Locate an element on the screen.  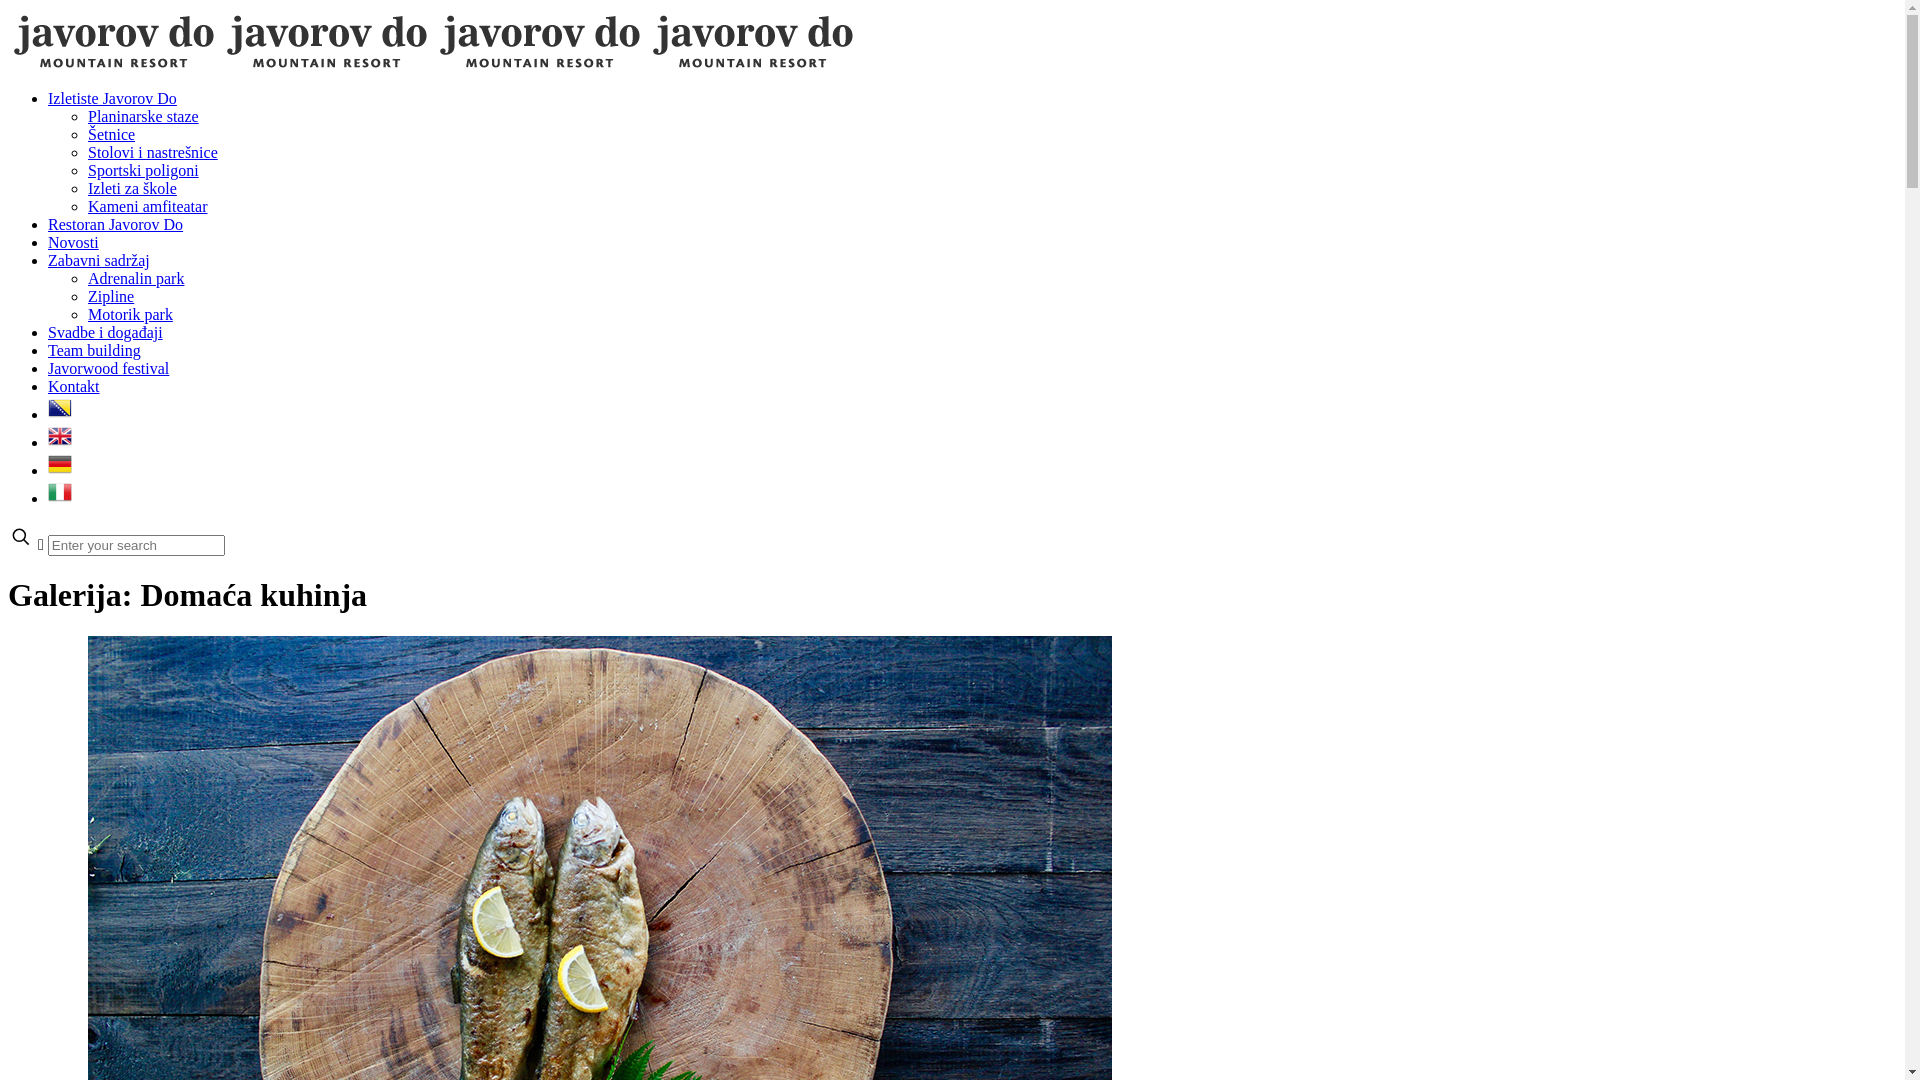
'Adrenalin park' is located at coordinates (86, 278).